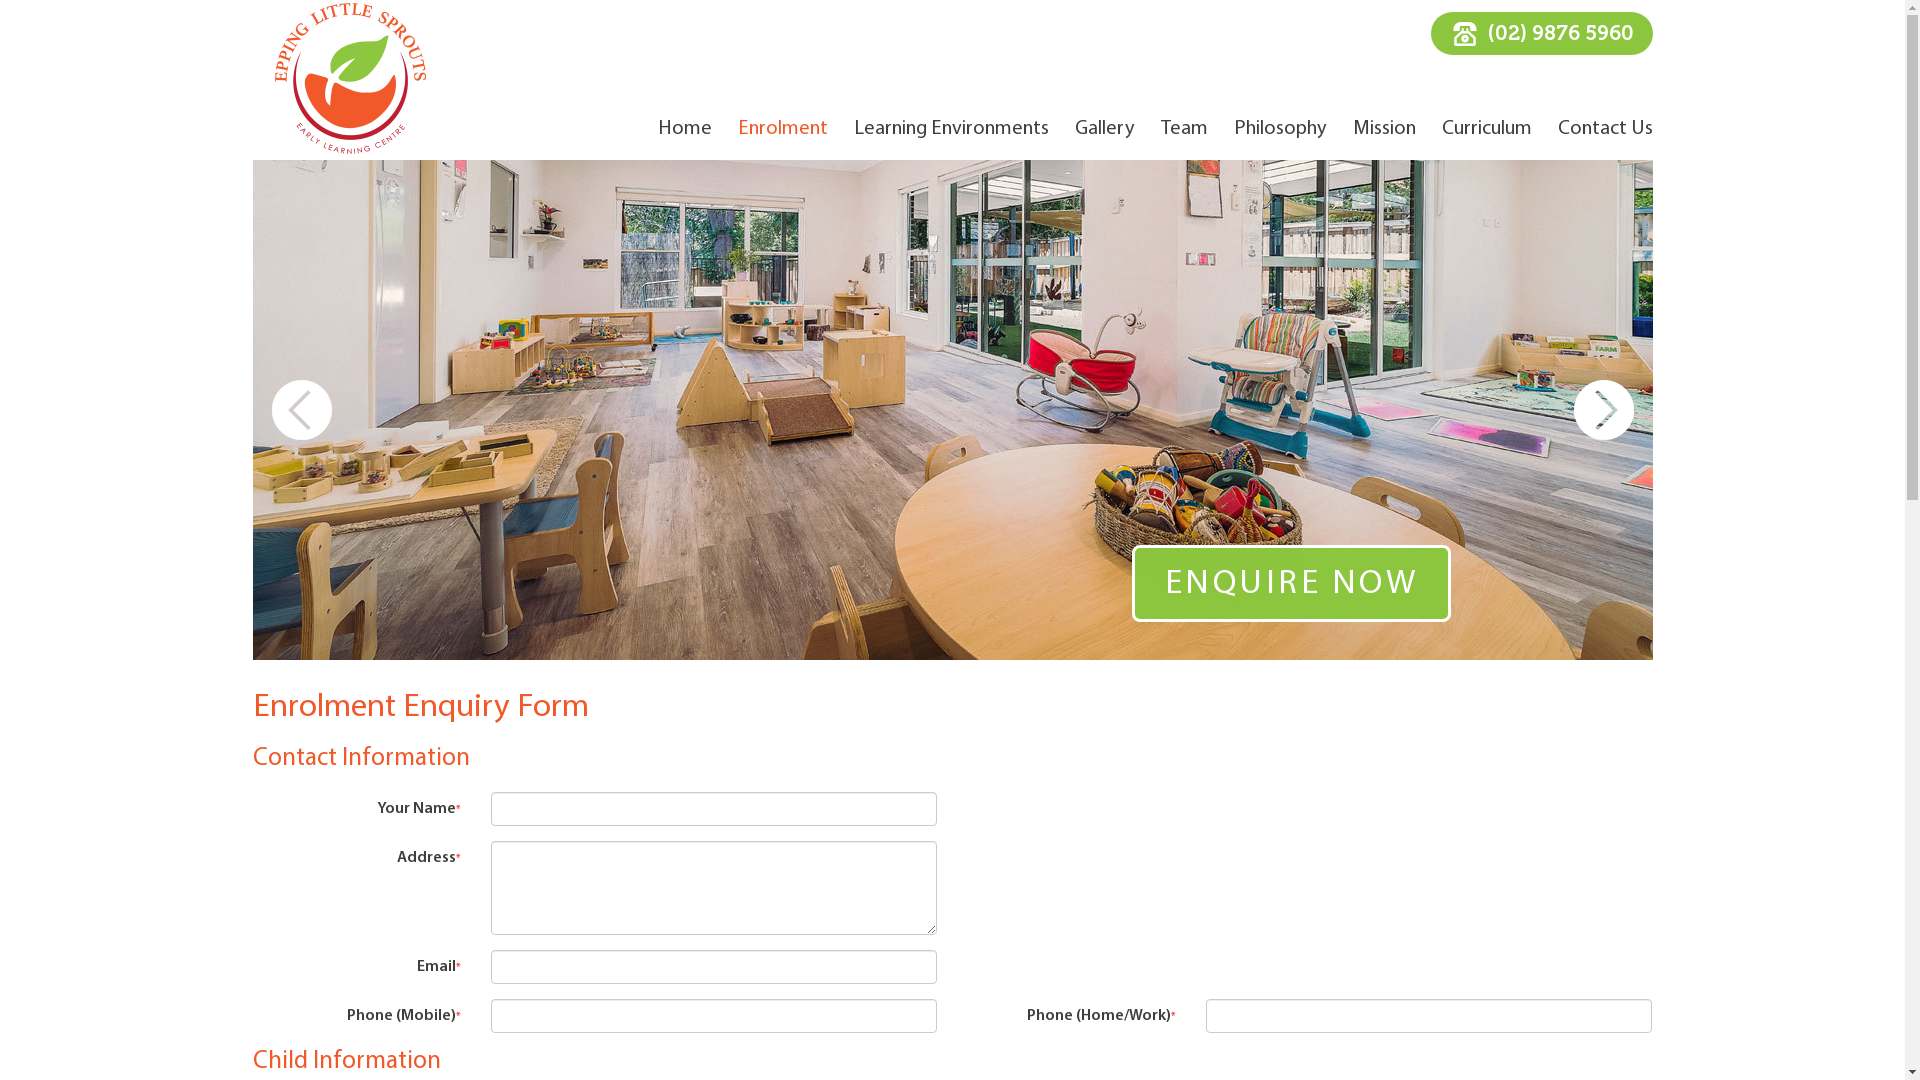 The width and height of the screenshot is (1920, 1080). I want to click on 'Enrolment', so click(781, 129).